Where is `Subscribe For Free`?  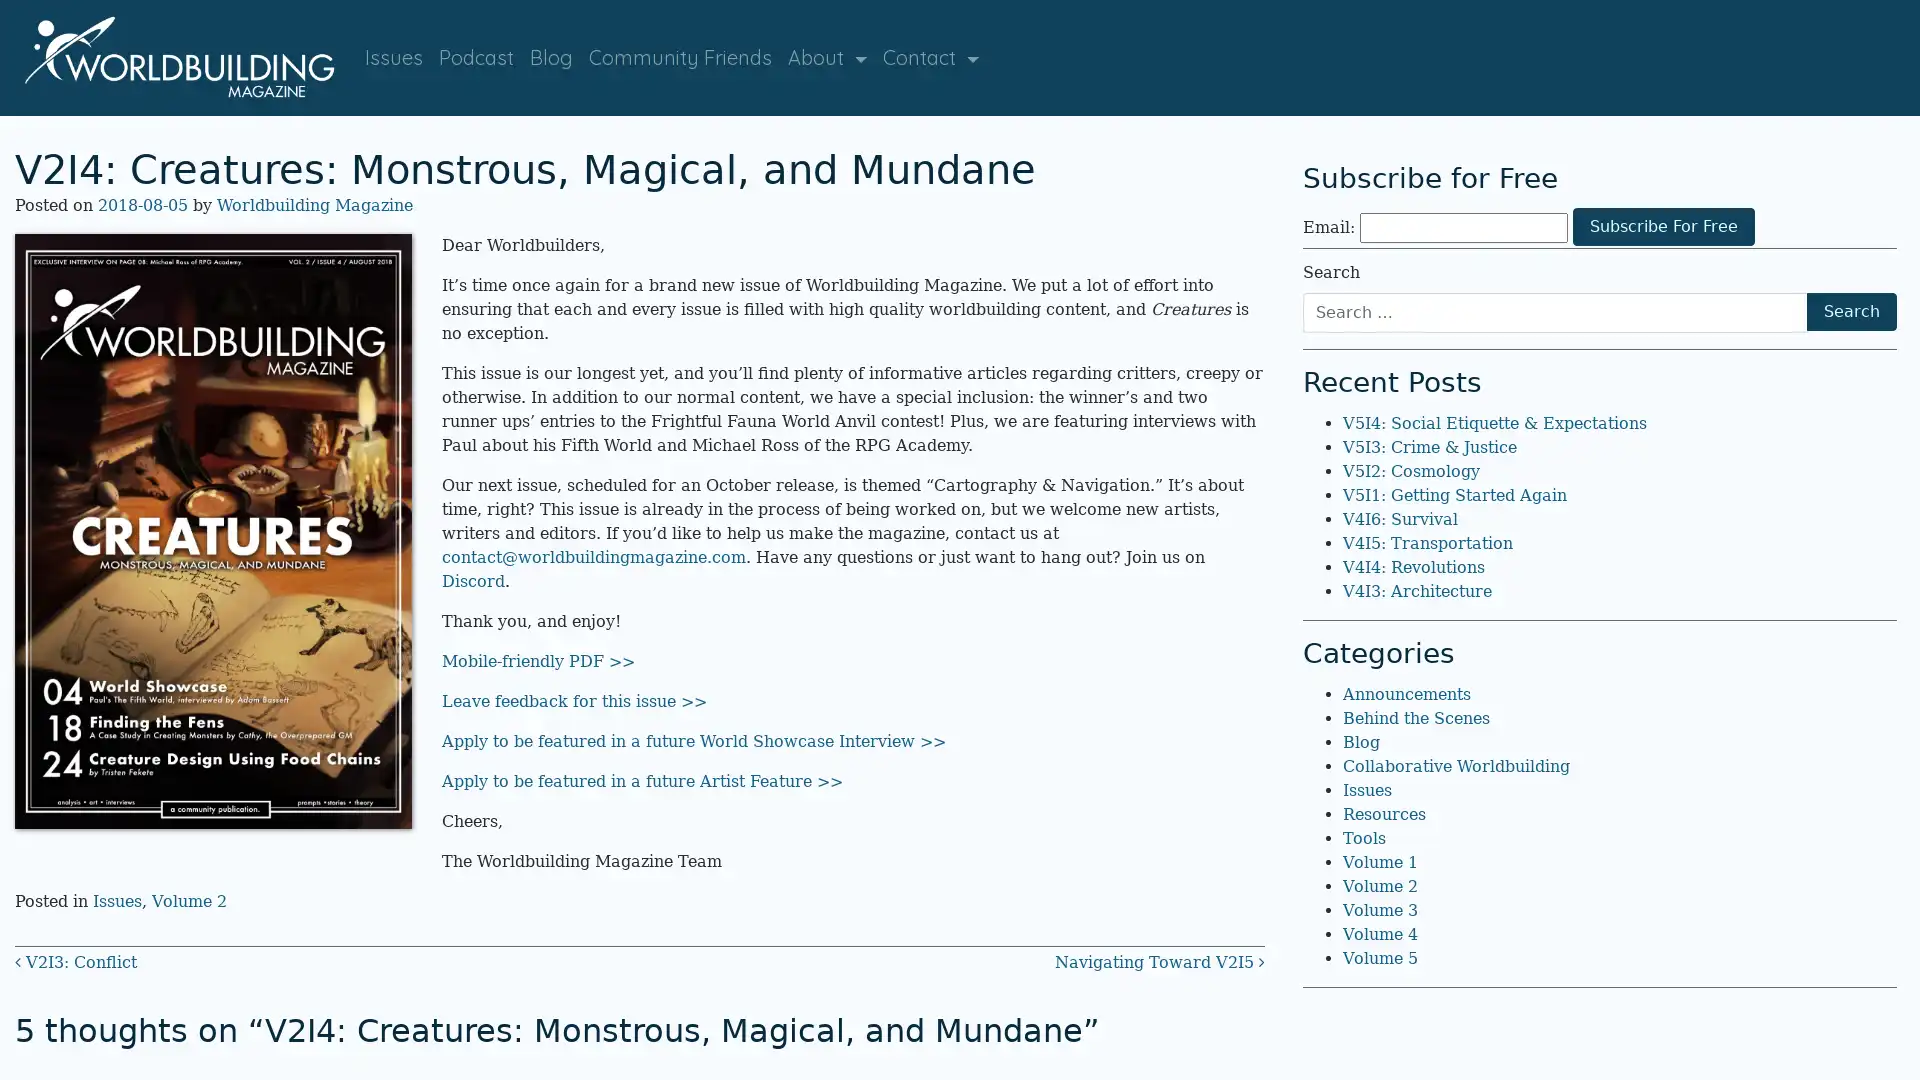 Subscribe For Free is located at coordinates (1664, 226).